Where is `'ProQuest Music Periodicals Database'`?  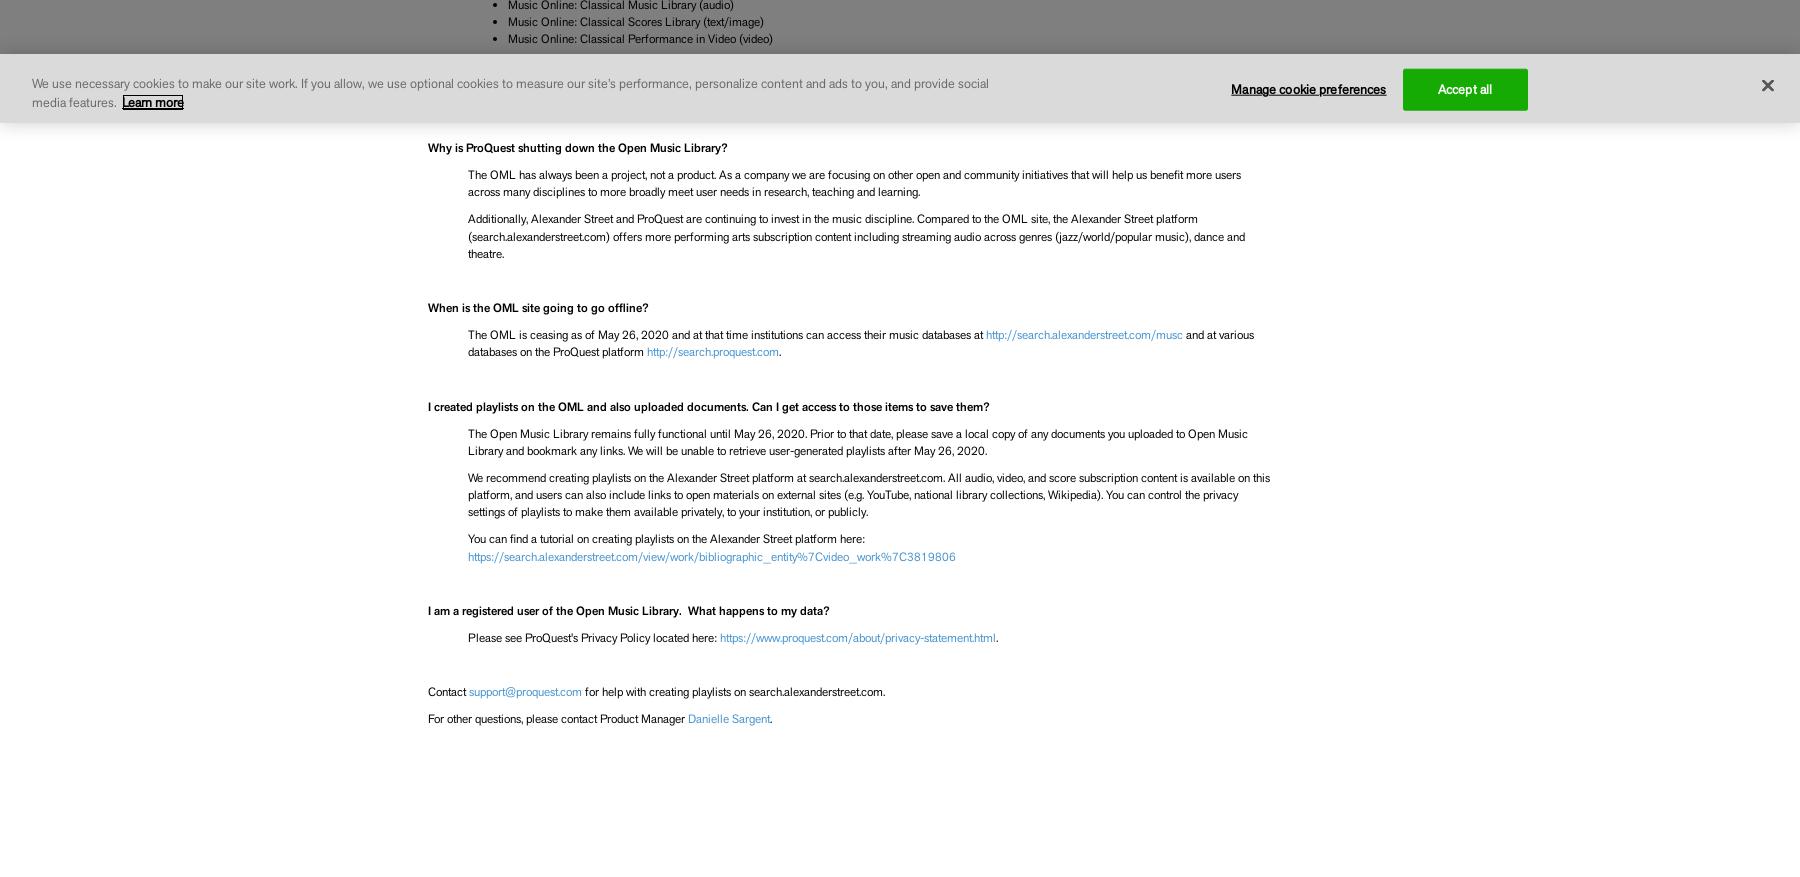
'ProQuest Music Periodicals Database' is located at coordinates (506, 92).